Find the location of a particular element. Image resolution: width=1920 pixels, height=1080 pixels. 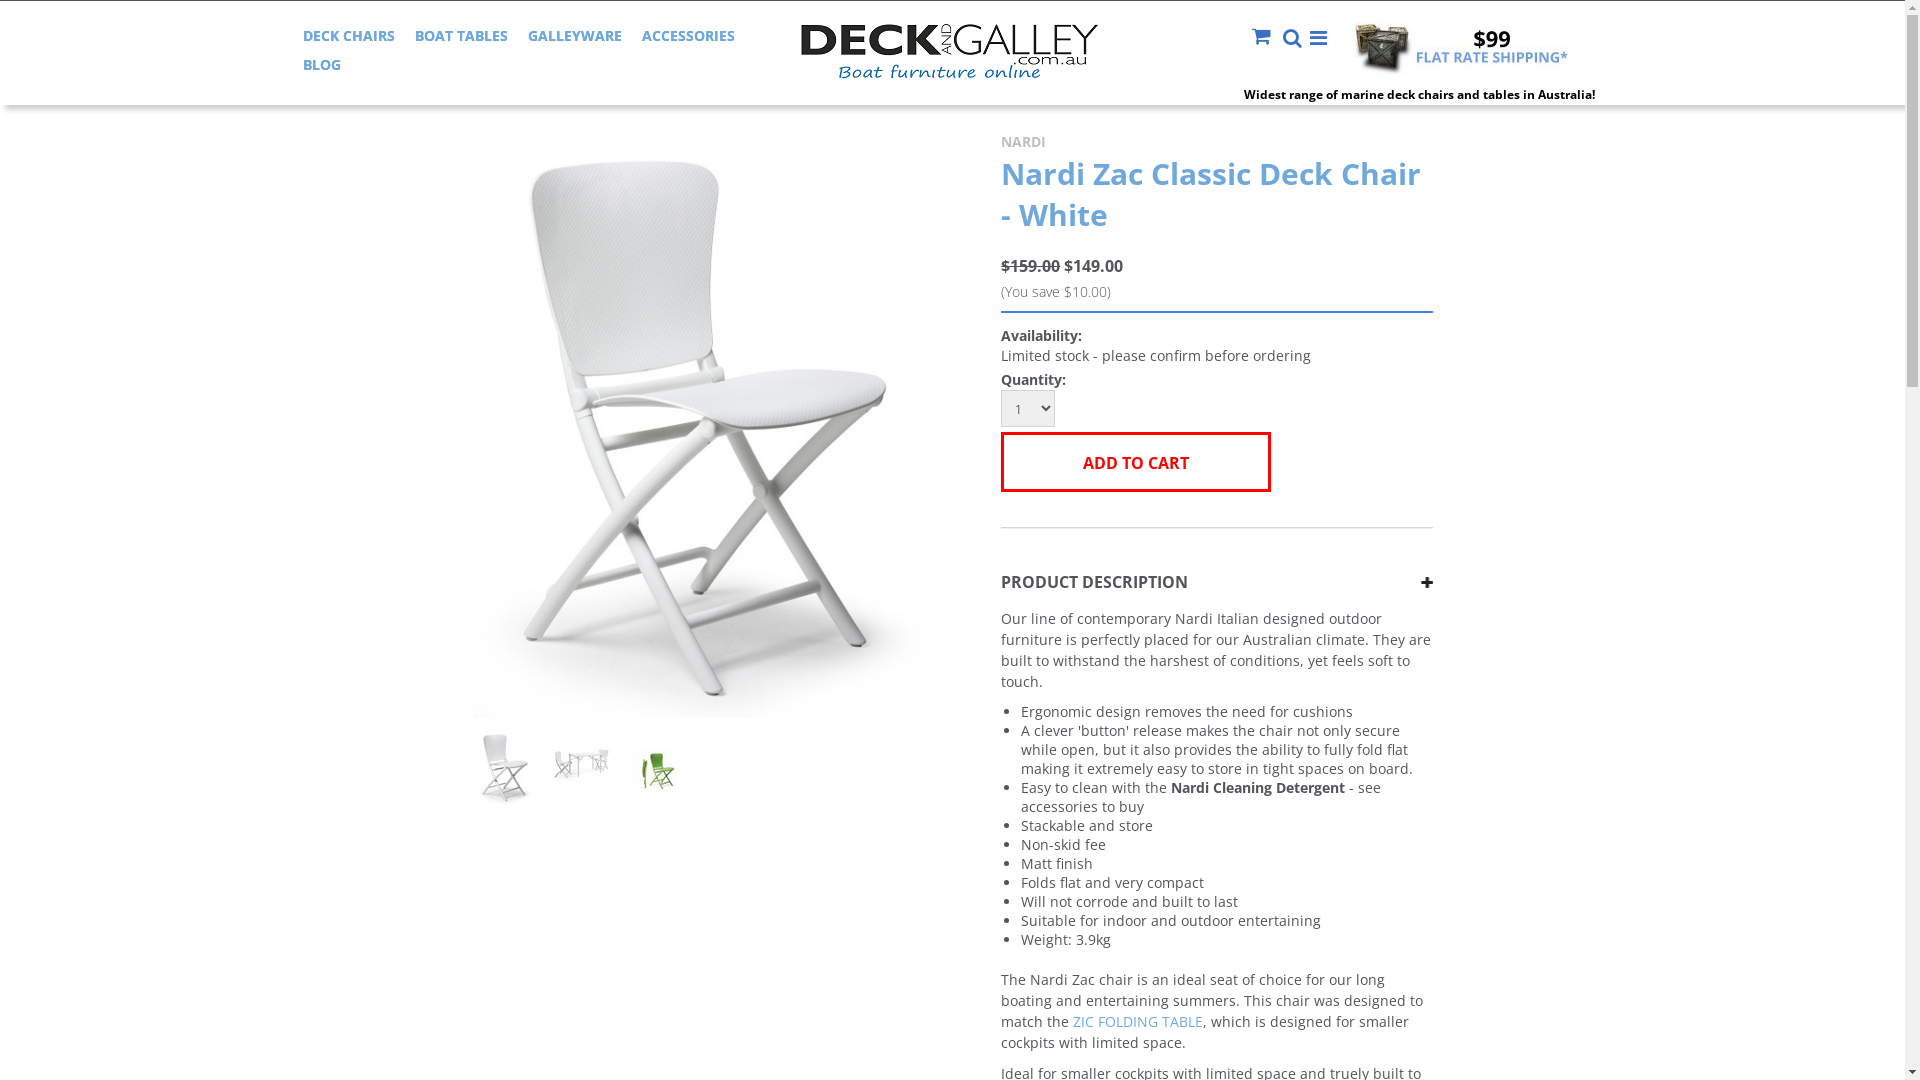

'GALLEYWARE' is located at coordinates (528, 35).